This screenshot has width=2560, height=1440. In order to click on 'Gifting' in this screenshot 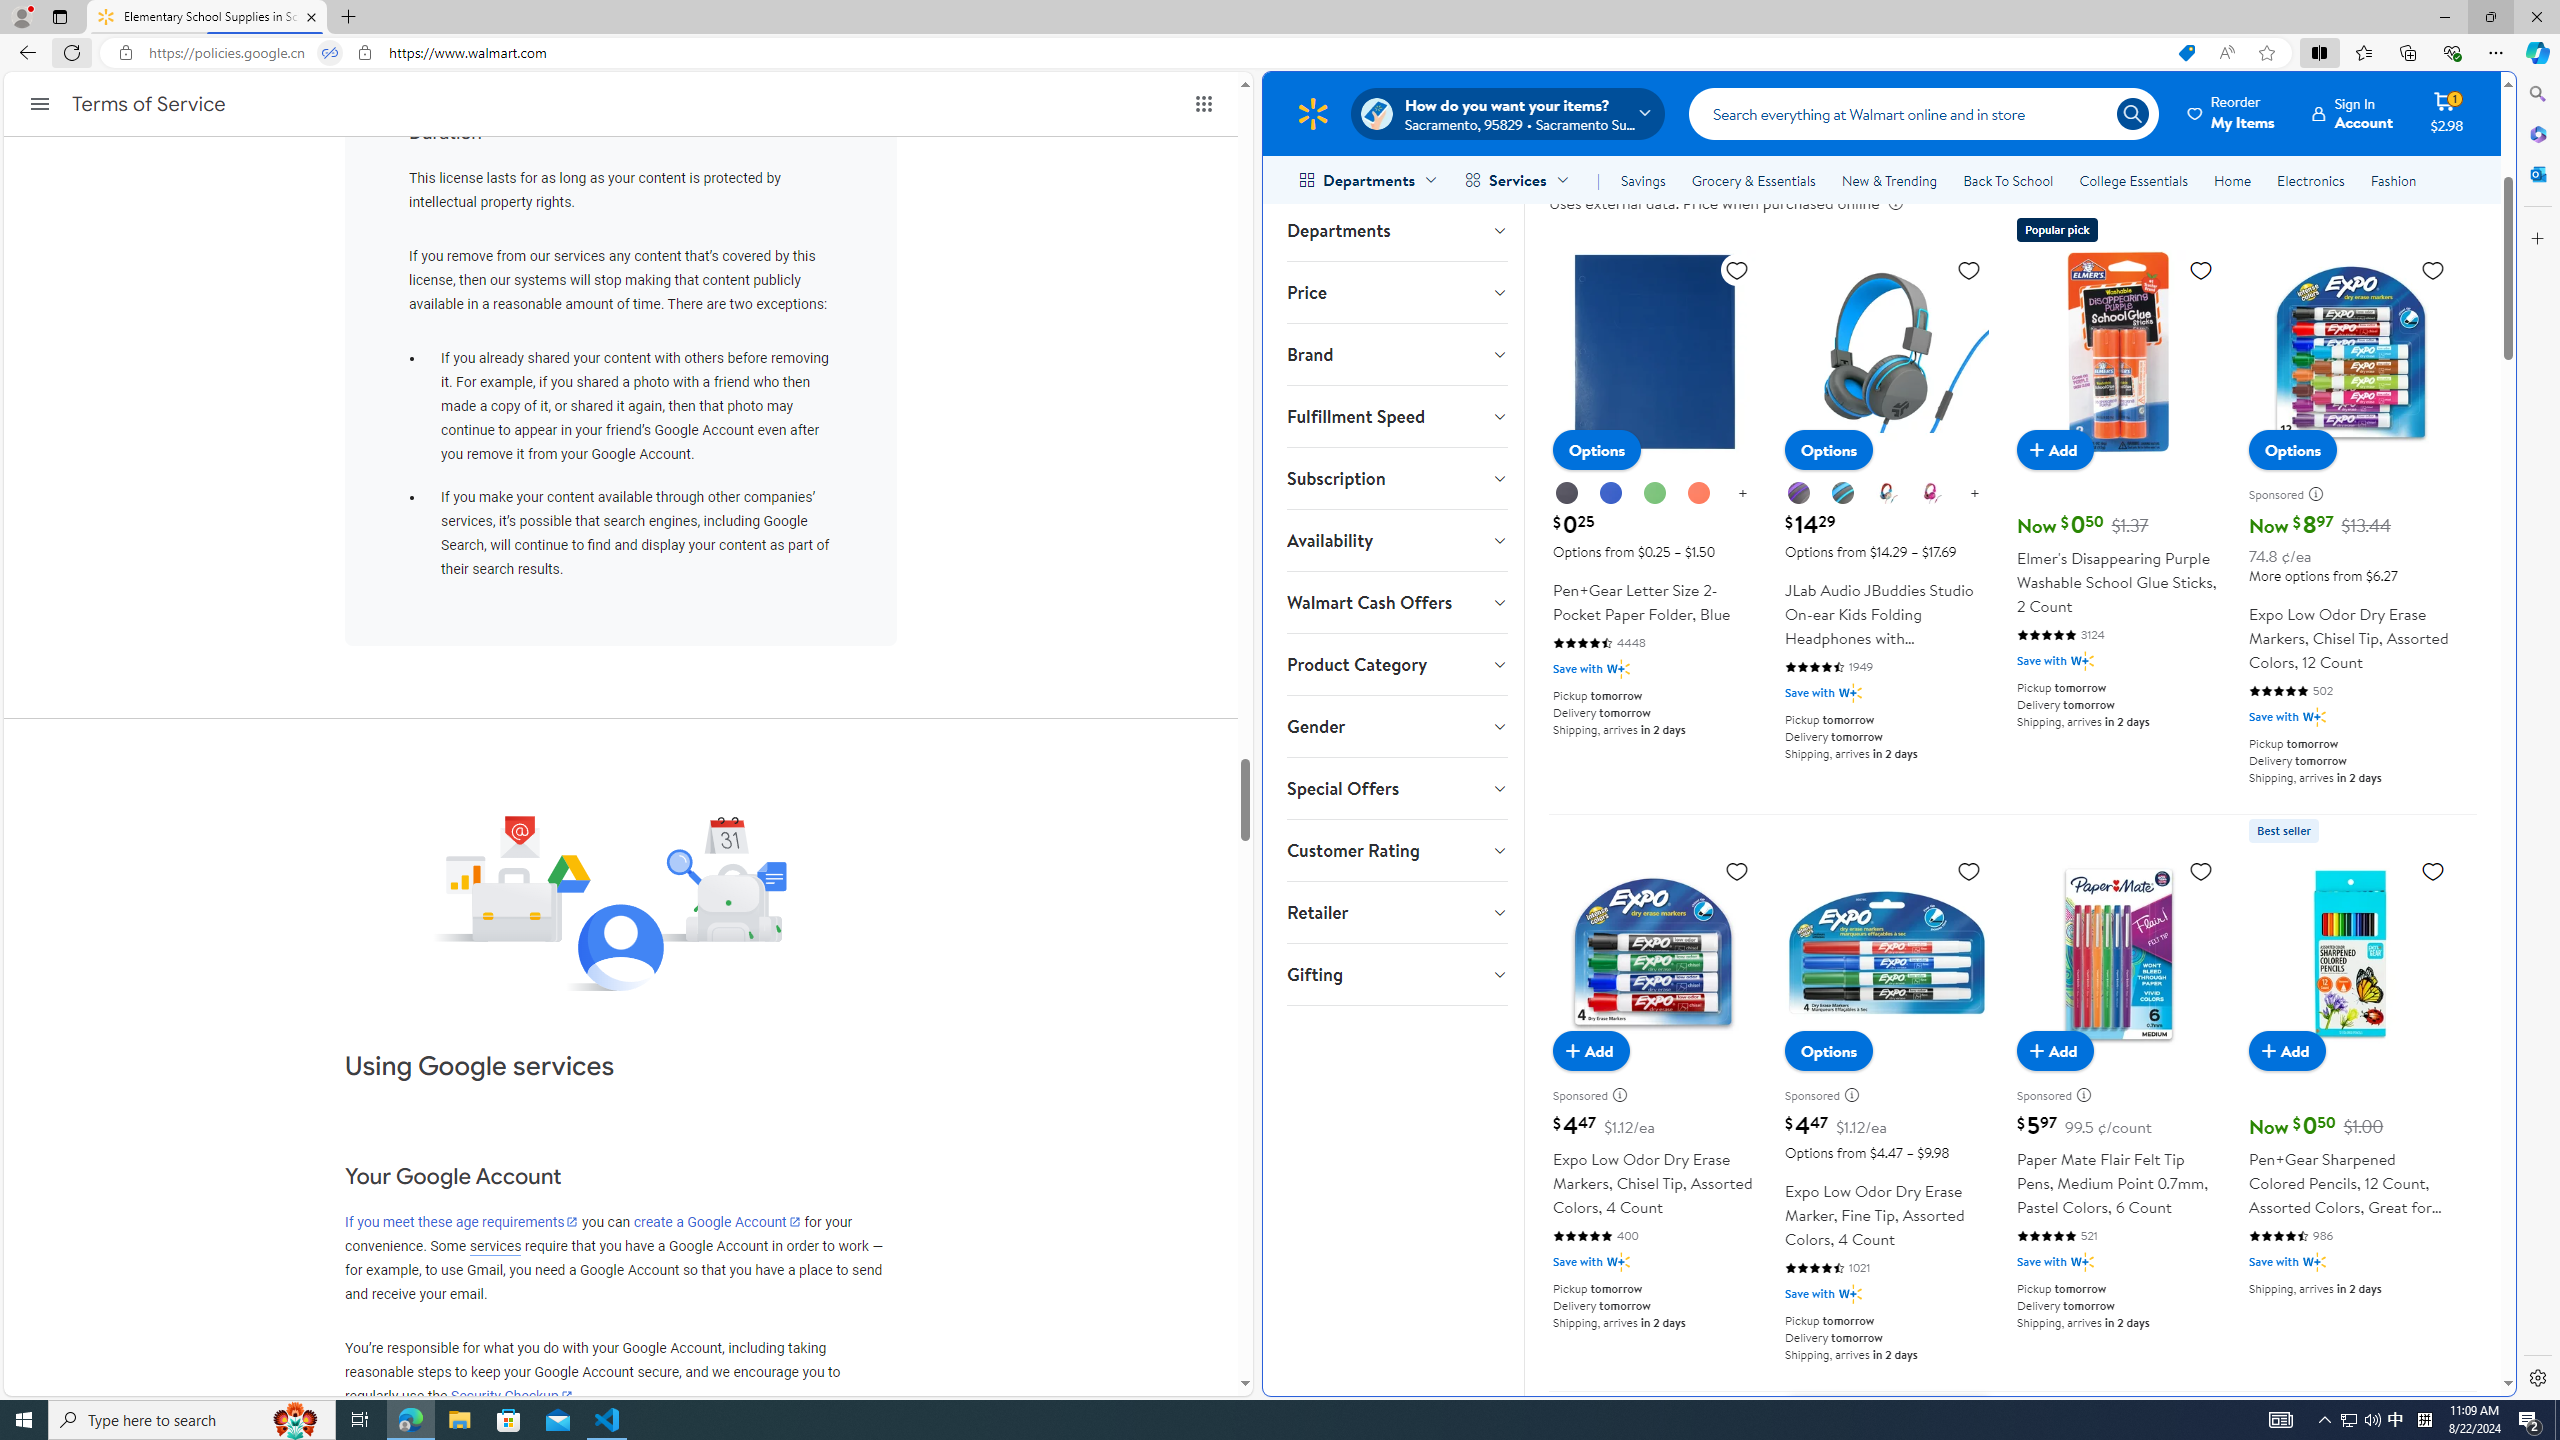, I will do `click(1395, 973)`.